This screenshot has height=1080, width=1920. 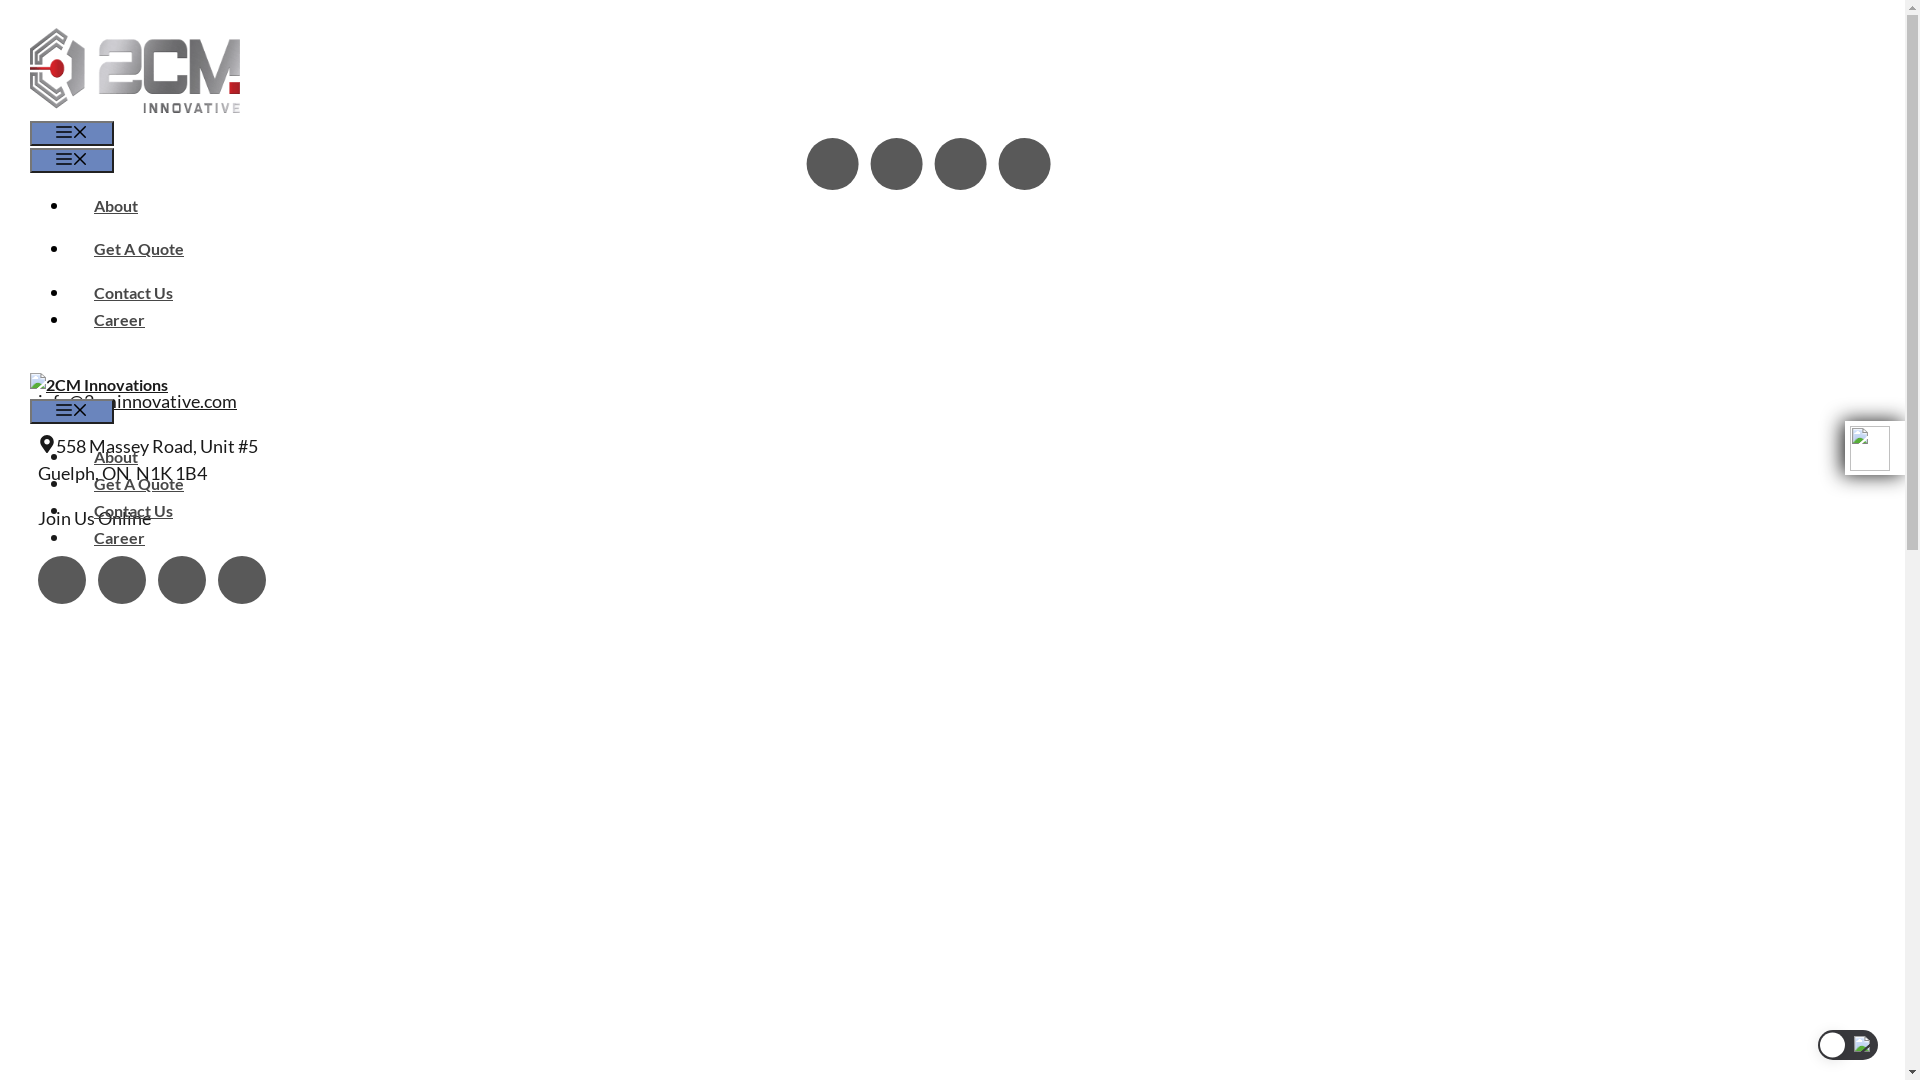 I want to click on 'request a quotation today', so click(x=859, y=265).